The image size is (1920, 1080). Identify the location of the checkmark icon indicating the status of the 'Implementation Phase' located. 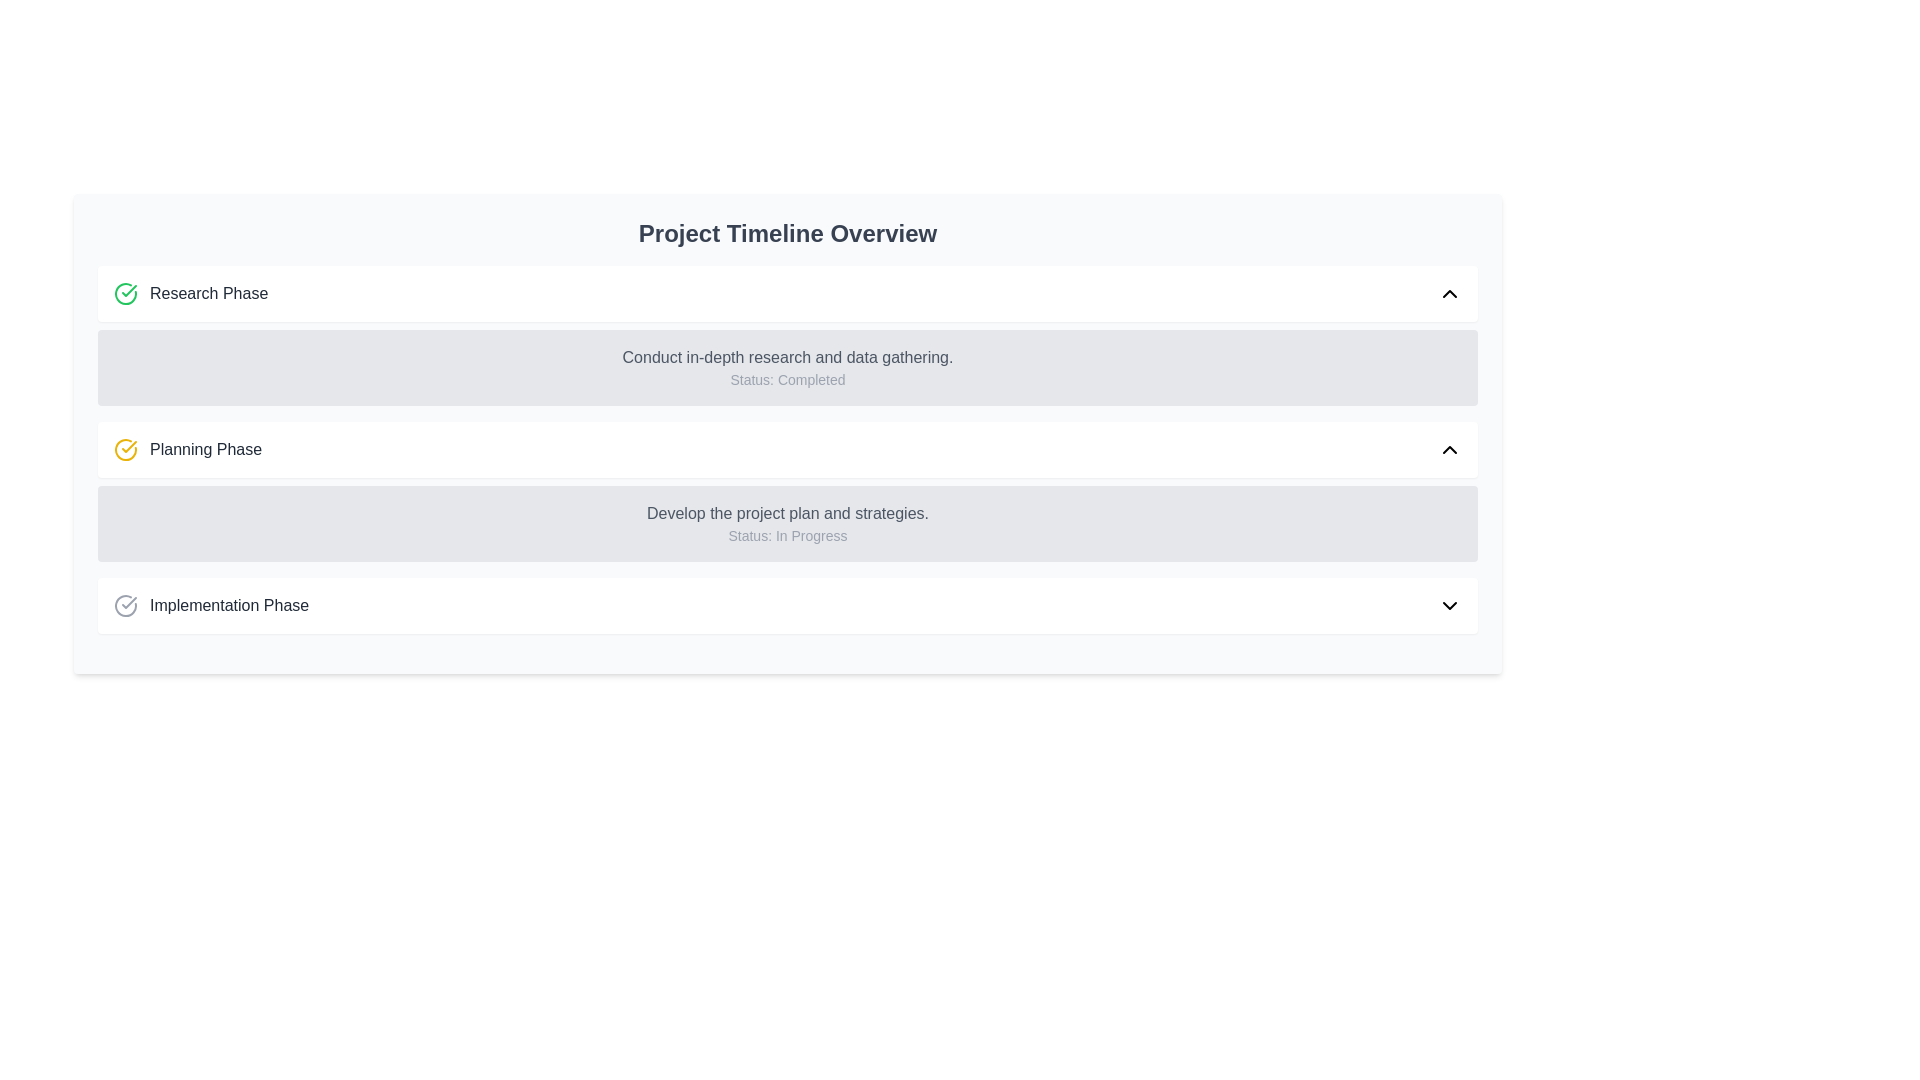
(124, 604).